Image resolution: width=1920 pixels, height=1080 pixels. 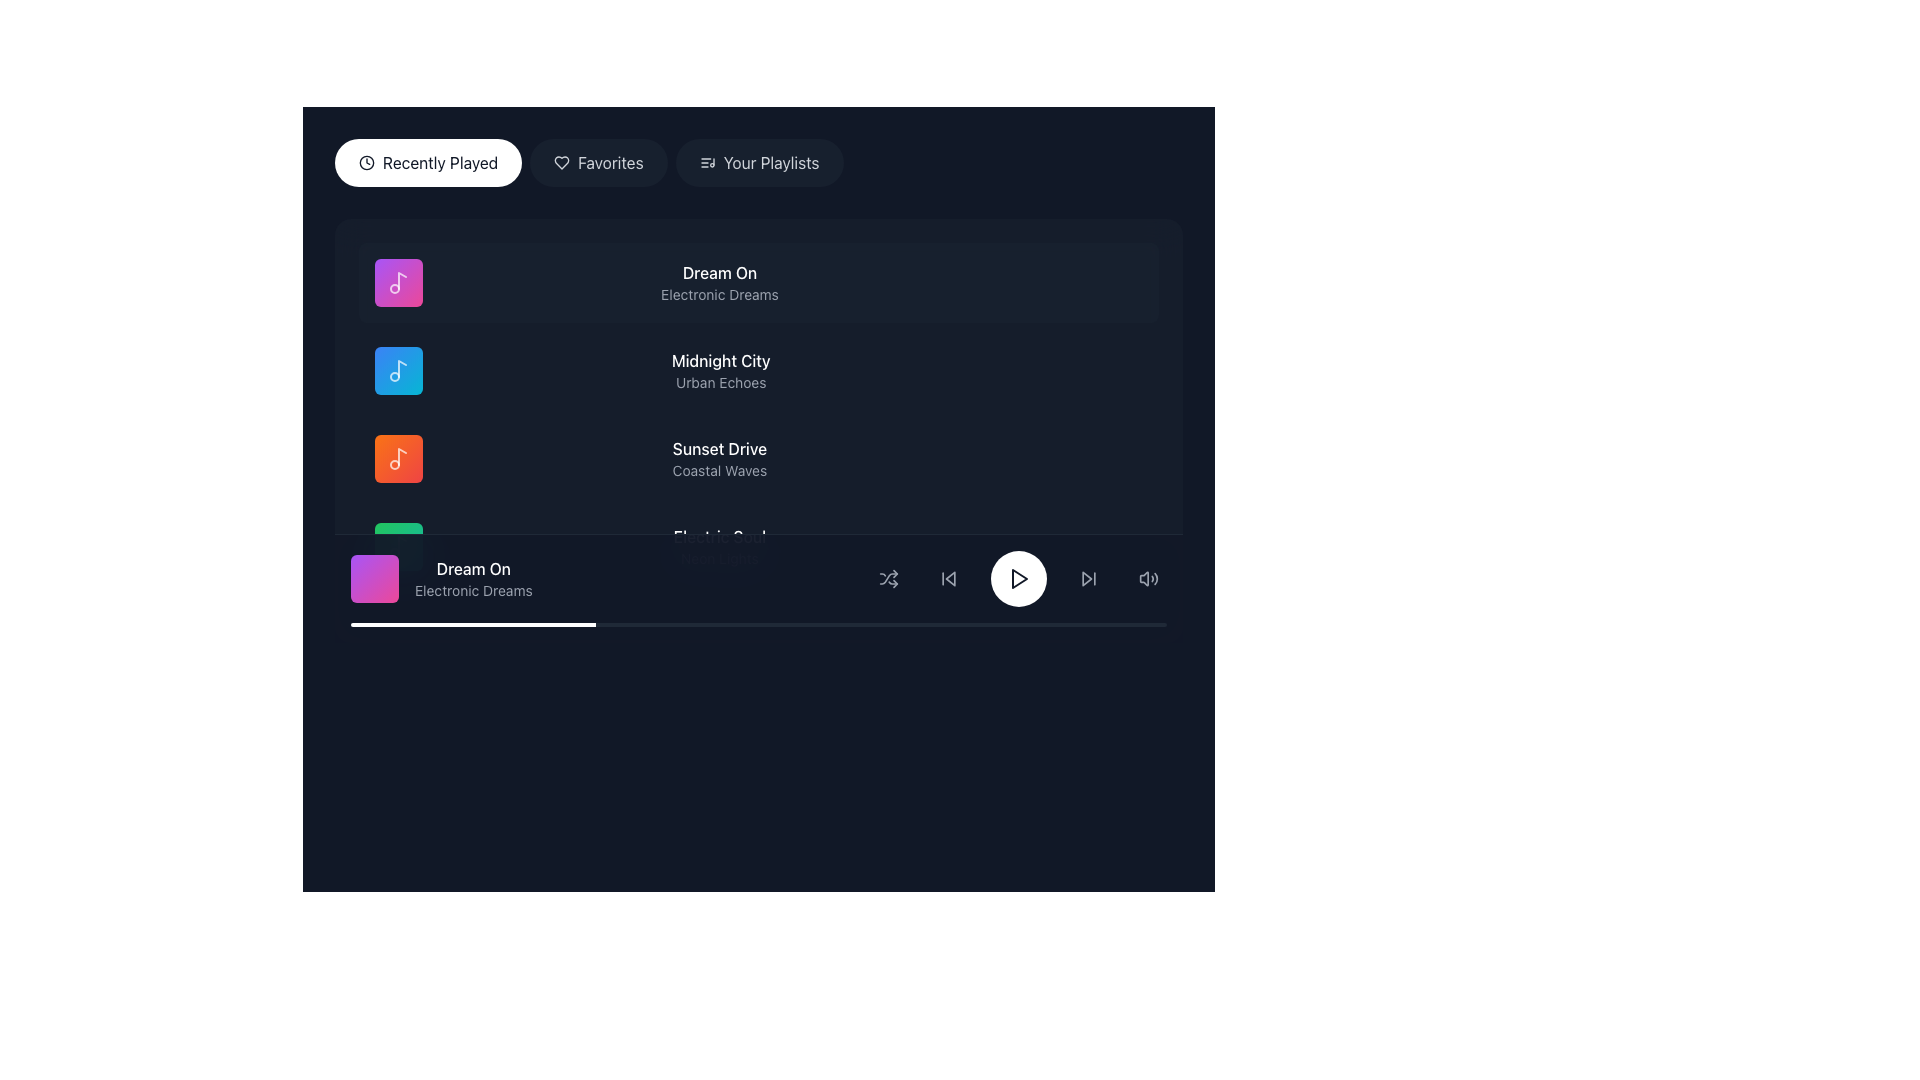 I want to click on progress, so click(x=693, y=623).